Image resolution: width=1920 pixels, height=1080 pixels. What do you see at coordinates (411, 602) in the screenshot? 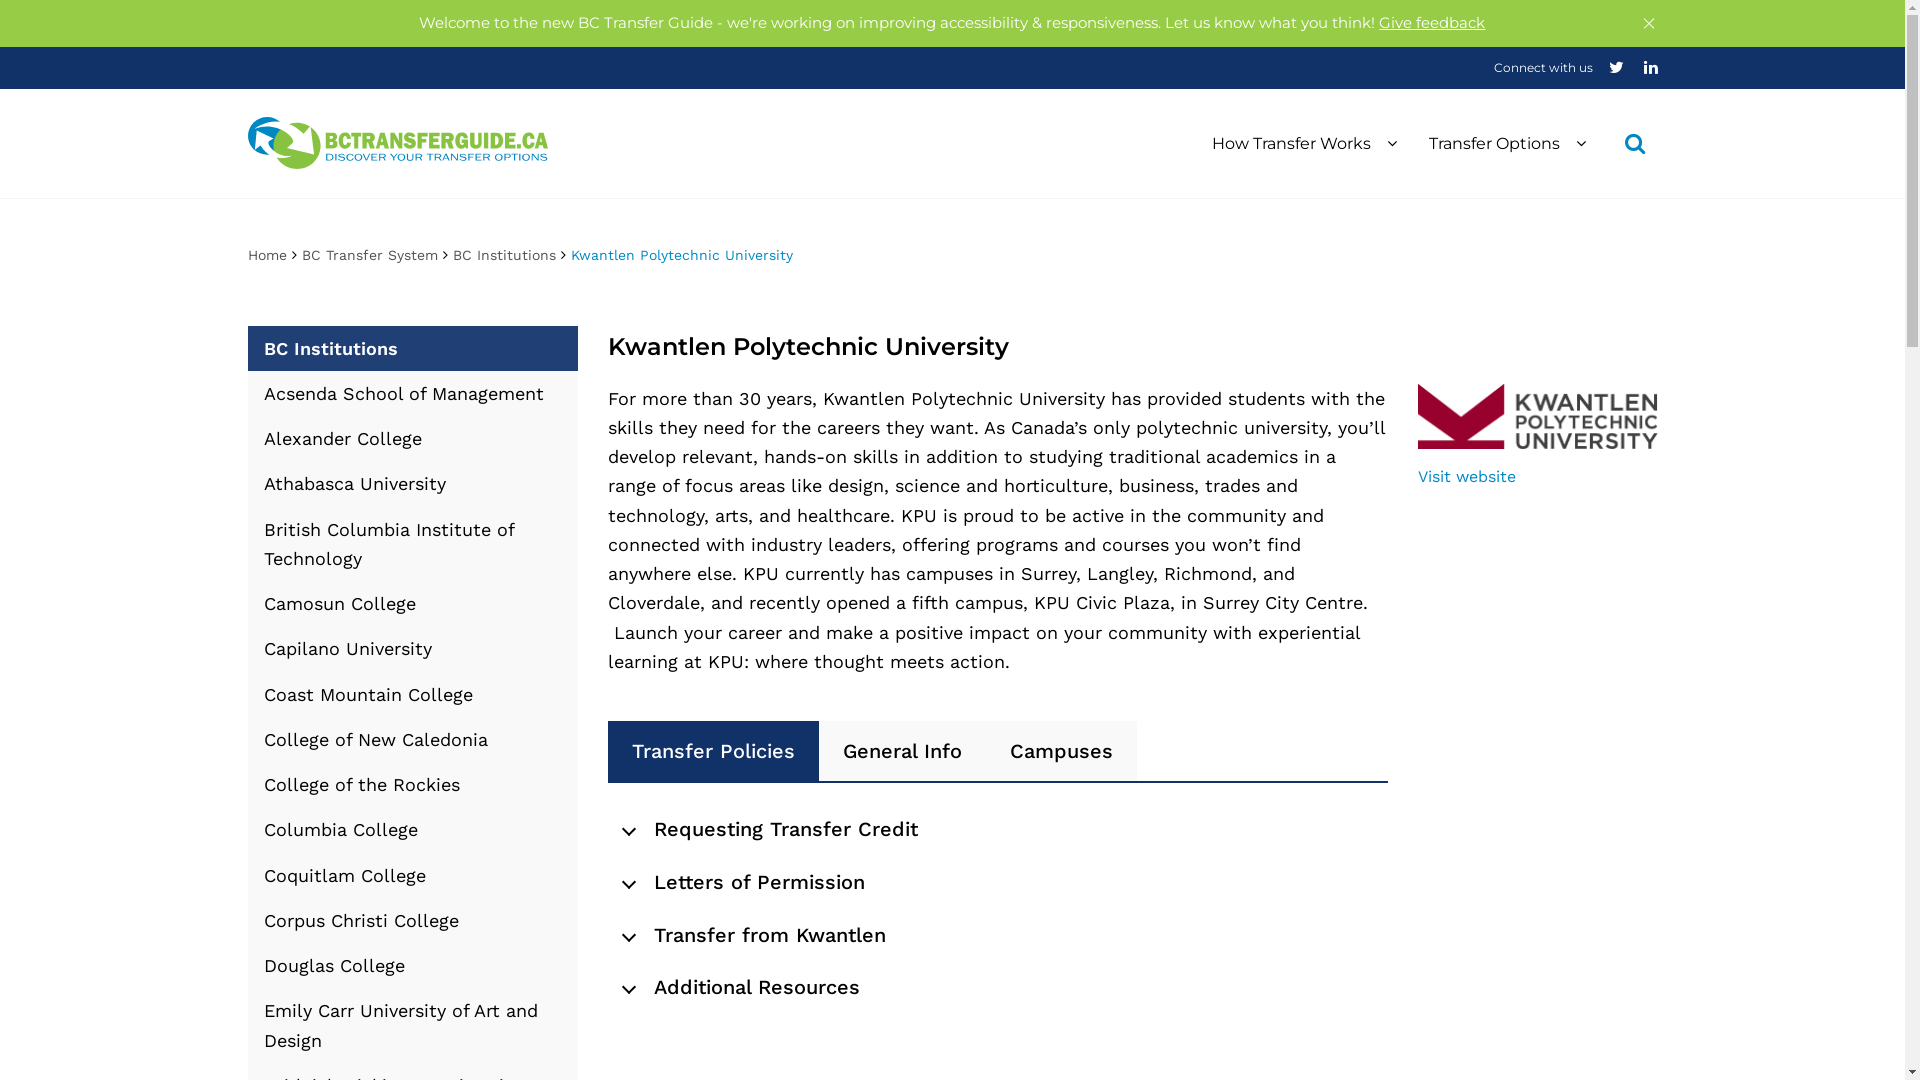
I see `'Camosun College'` at bounding box center [411, 602].